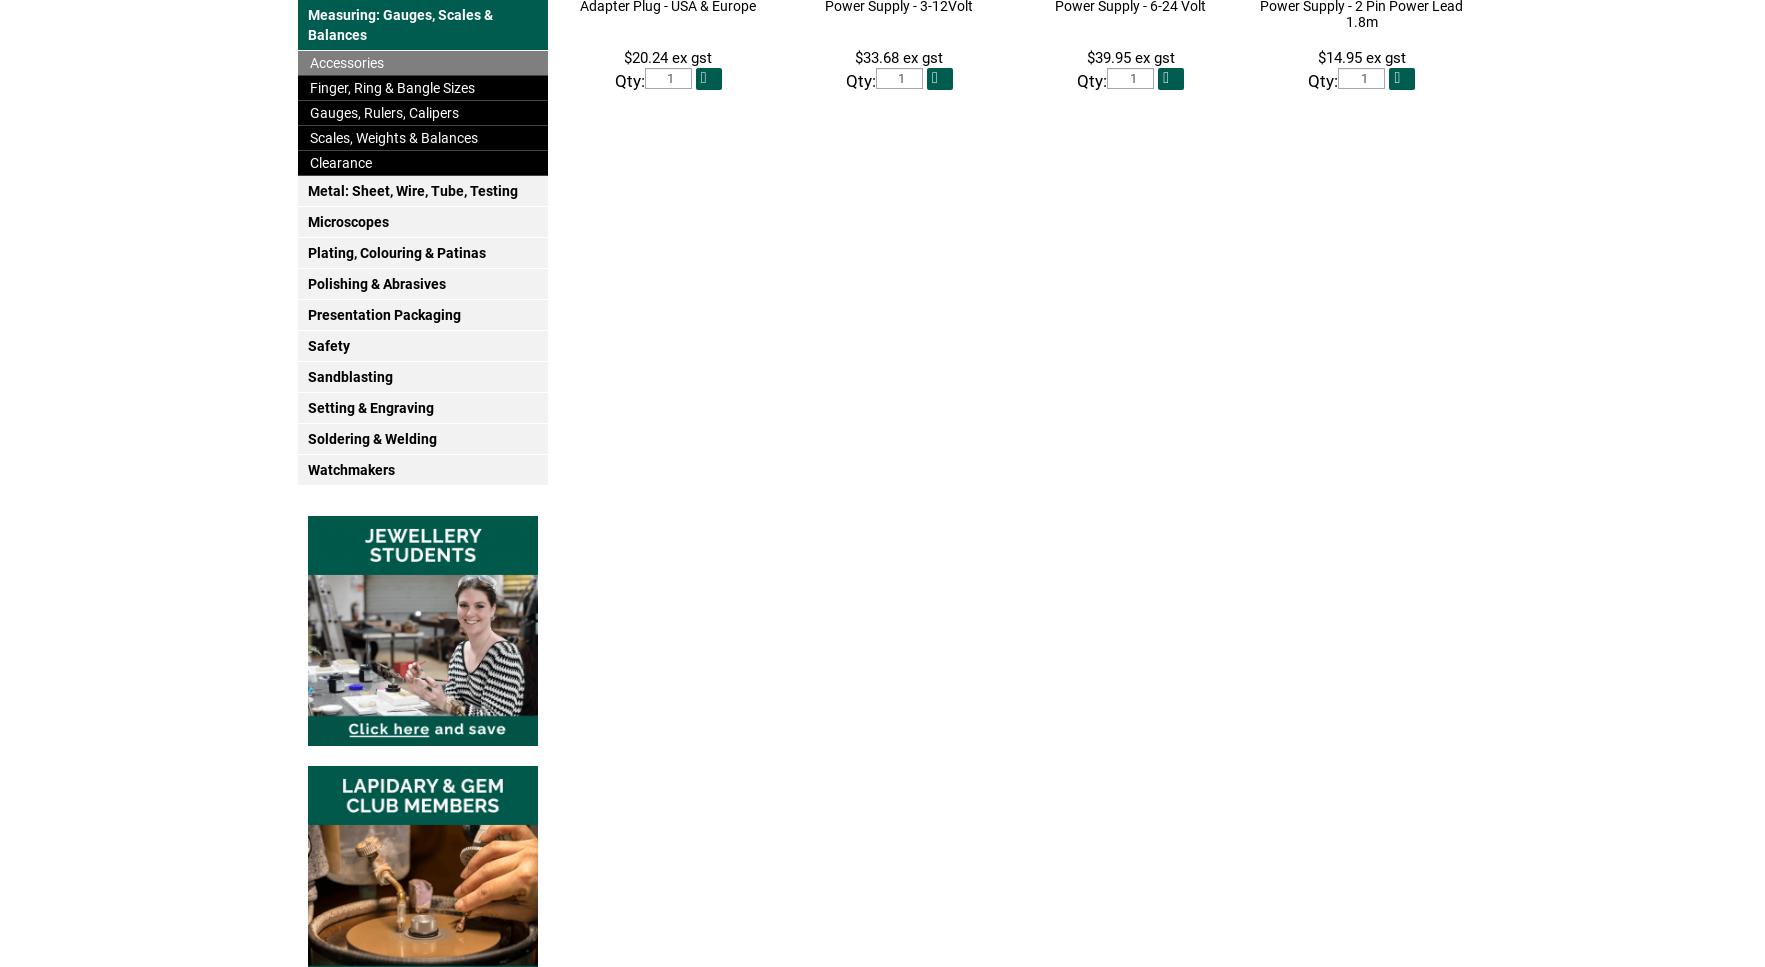  What do you see at coordinates (344, 61) in the screenshot?
I see `'Accessories'` at bounding box center [344, 61].